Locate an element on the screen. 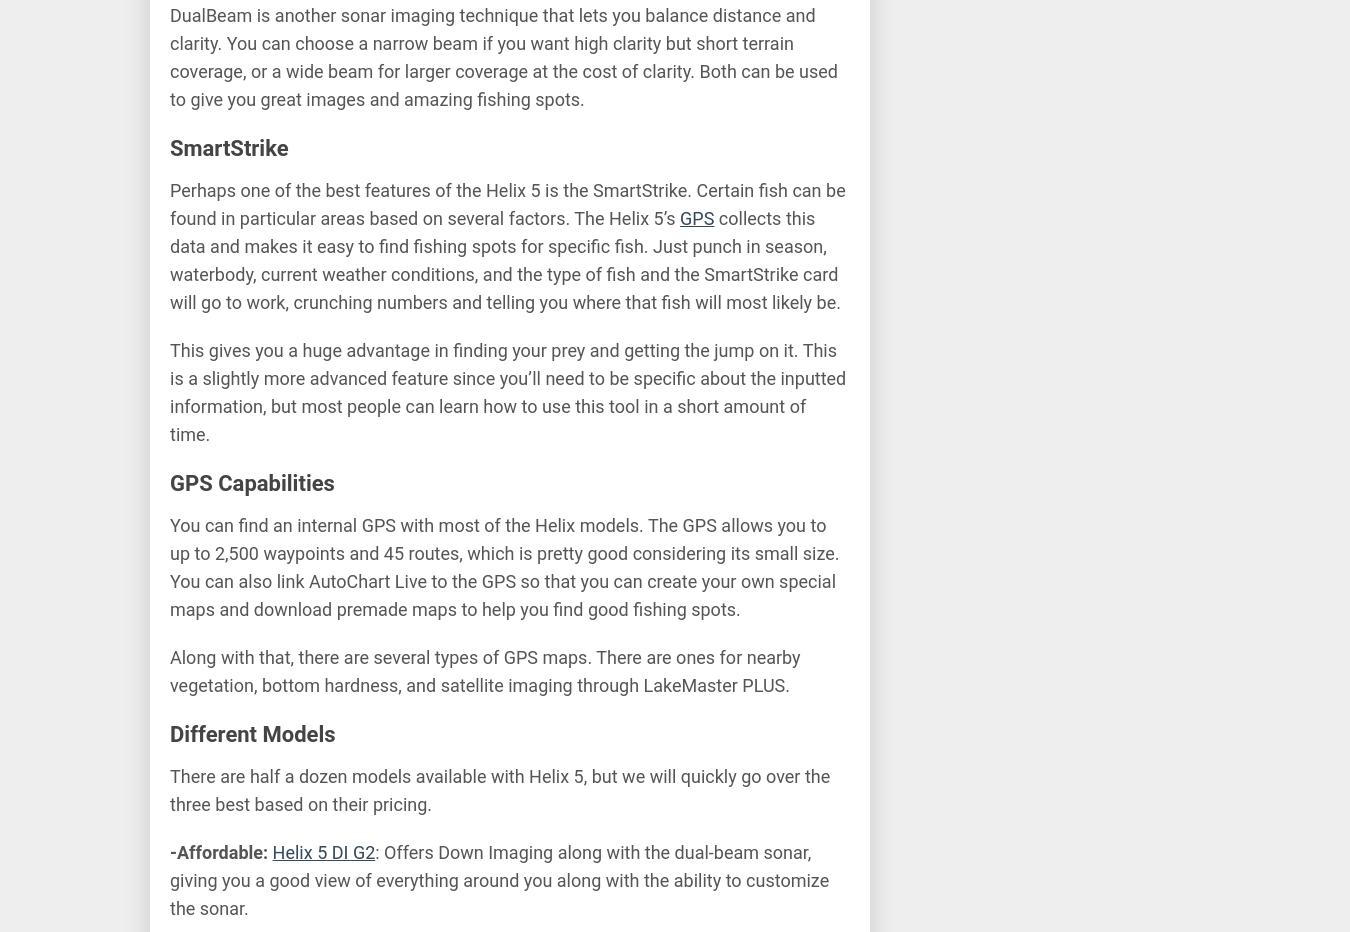  'This gives you a huge advantage in finding your prey and getting the jump on it. This is a slightly more advanced feature since you’ll need to be specific about the inputted information, but most people can learn how to use this tool in a short amount of time.' is located at coordinates (507, 391).